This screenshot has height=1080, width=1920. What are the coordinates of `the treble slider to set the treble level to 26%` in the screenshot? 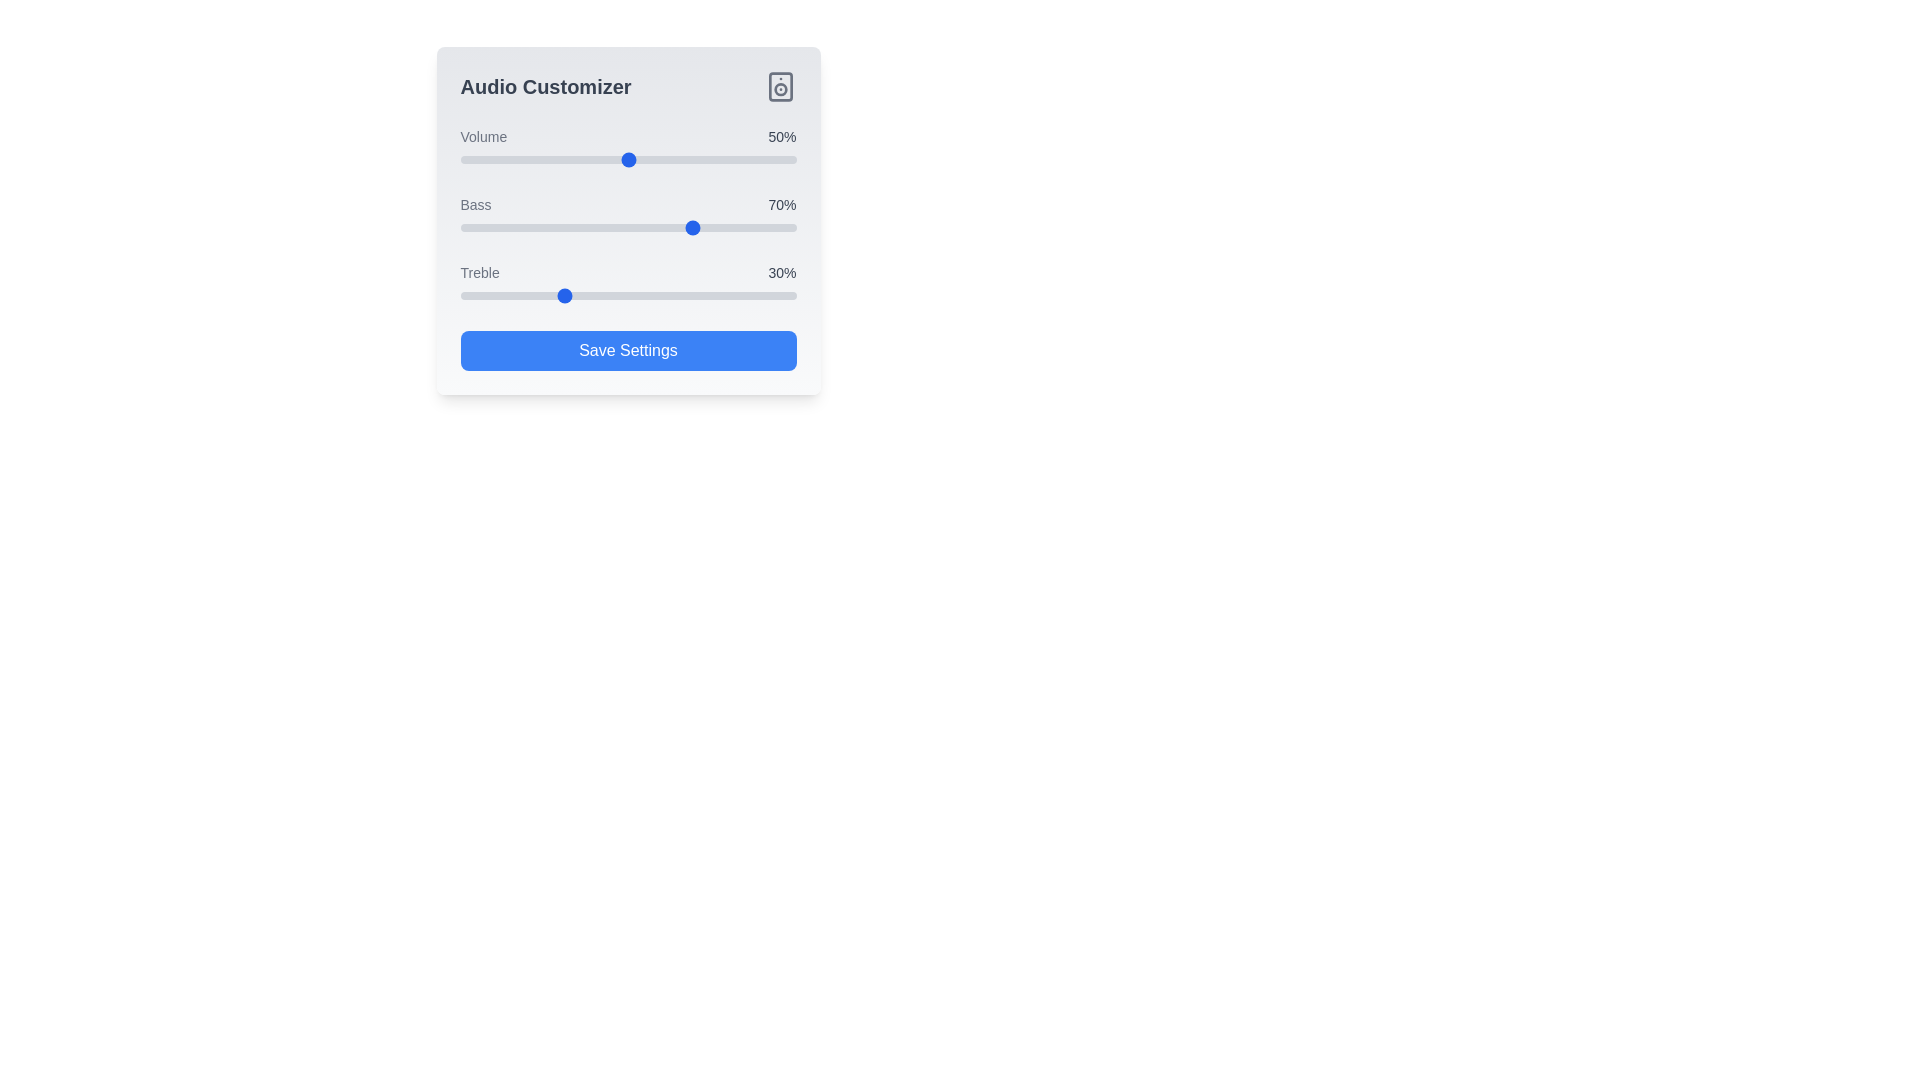 It's located at (547, 296).